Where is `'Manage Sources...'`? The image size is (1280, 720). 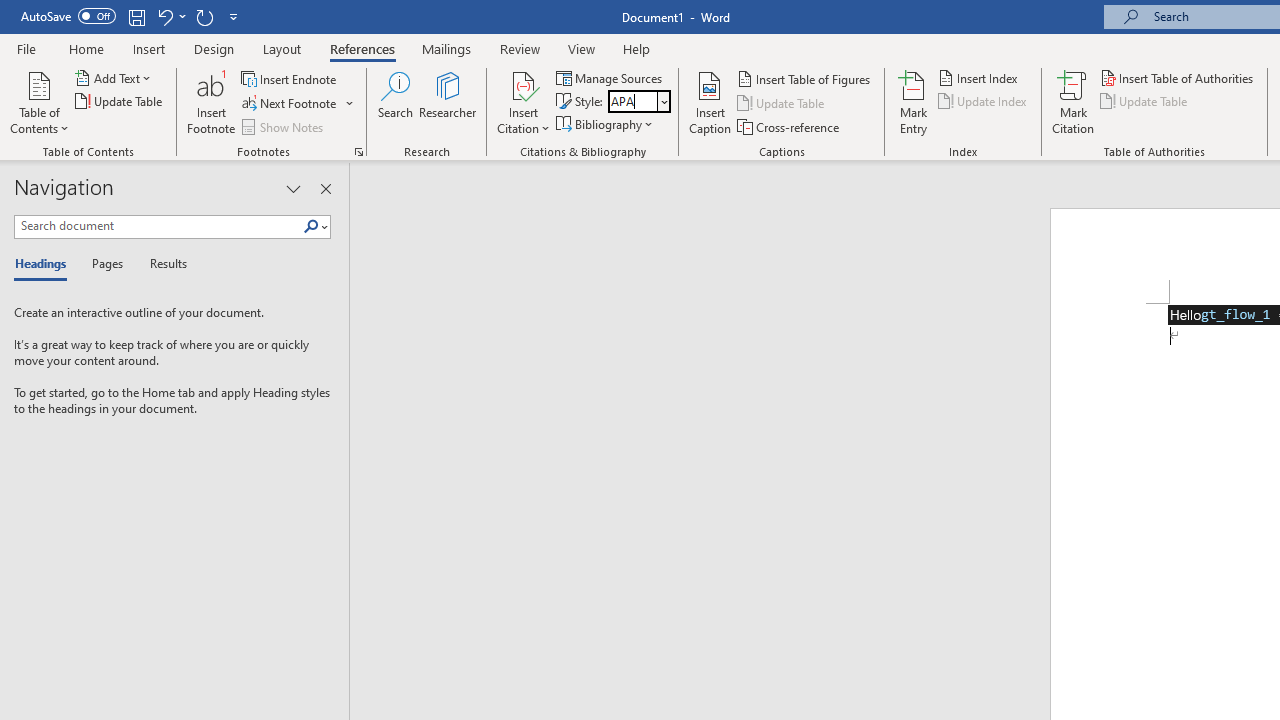
'Manage Sources...' is located at coordinates (610, 77).